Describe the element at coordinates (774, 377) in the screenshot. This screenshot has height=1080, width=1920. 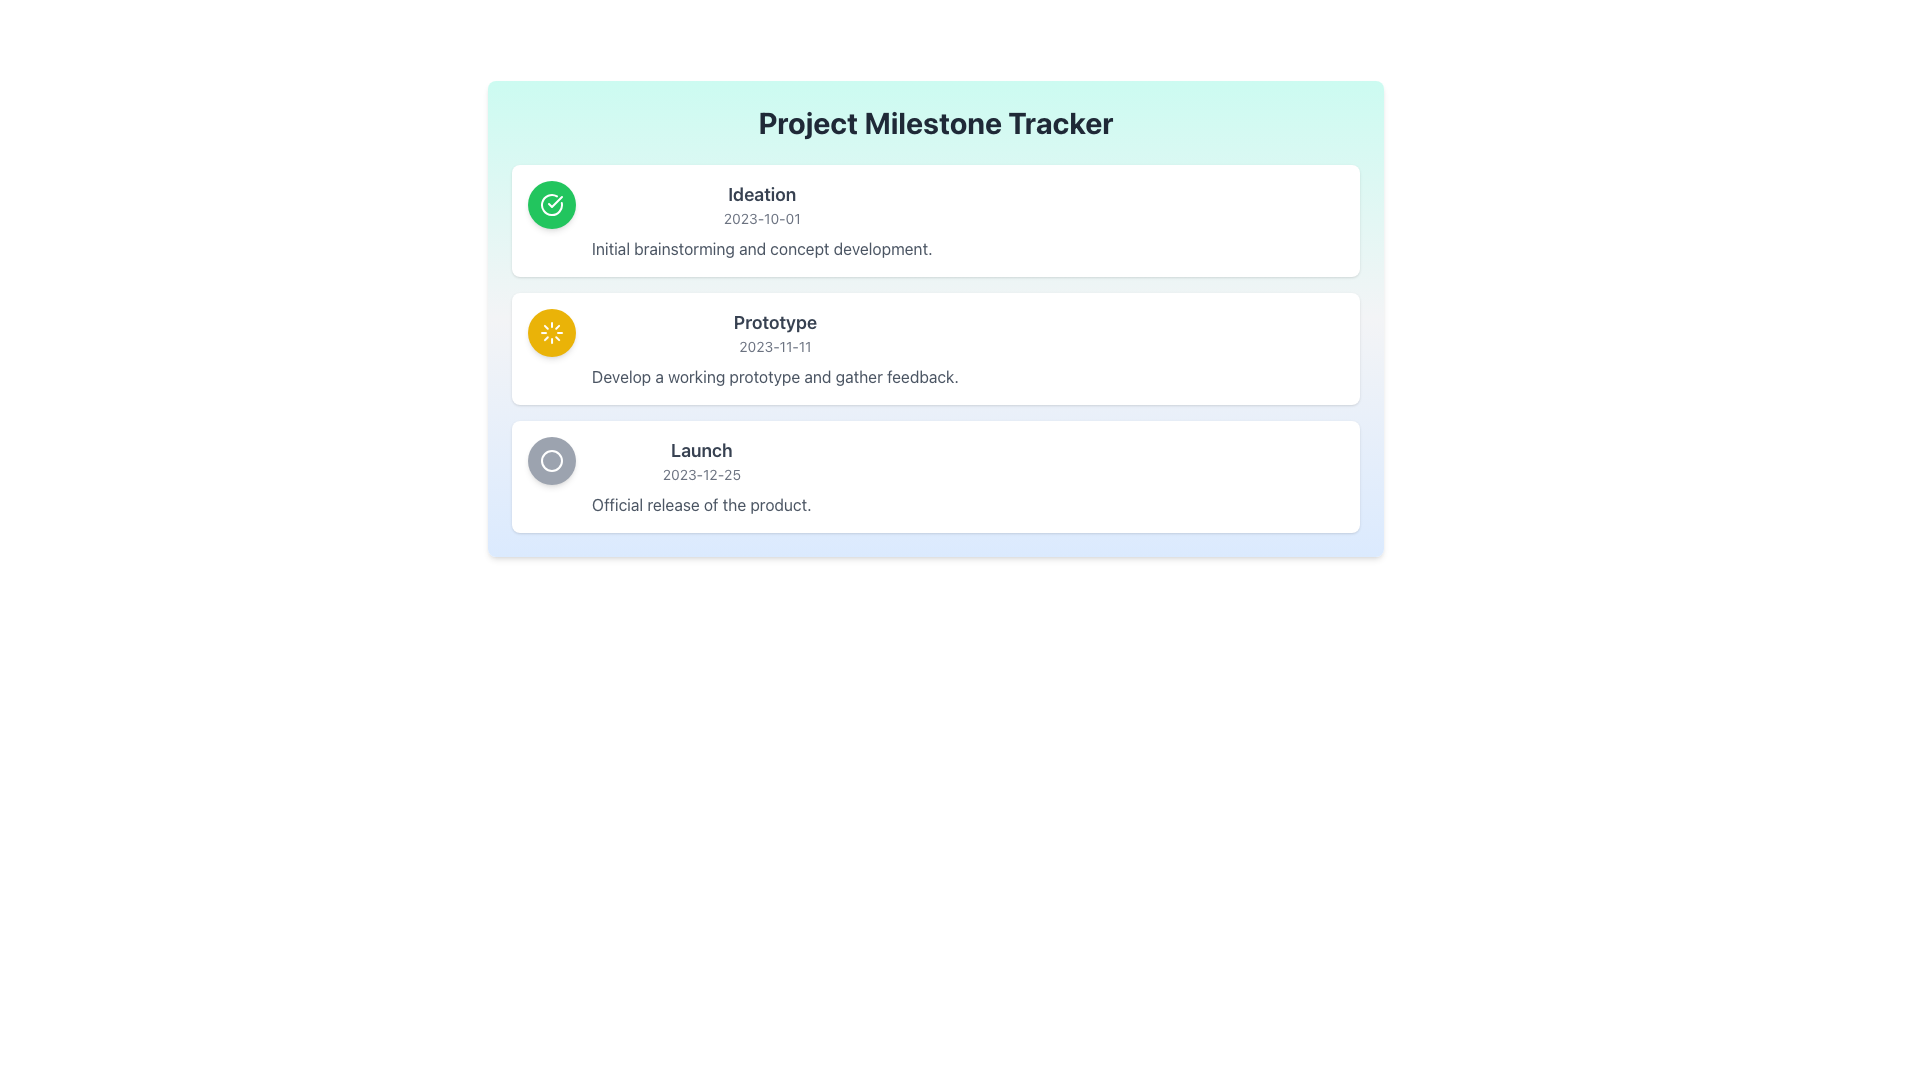
I see `the text element that describes the task or goal related to the 'Prototype' milestone, located below the title 'Prototype' and the date '2023-11-11'` at that location.